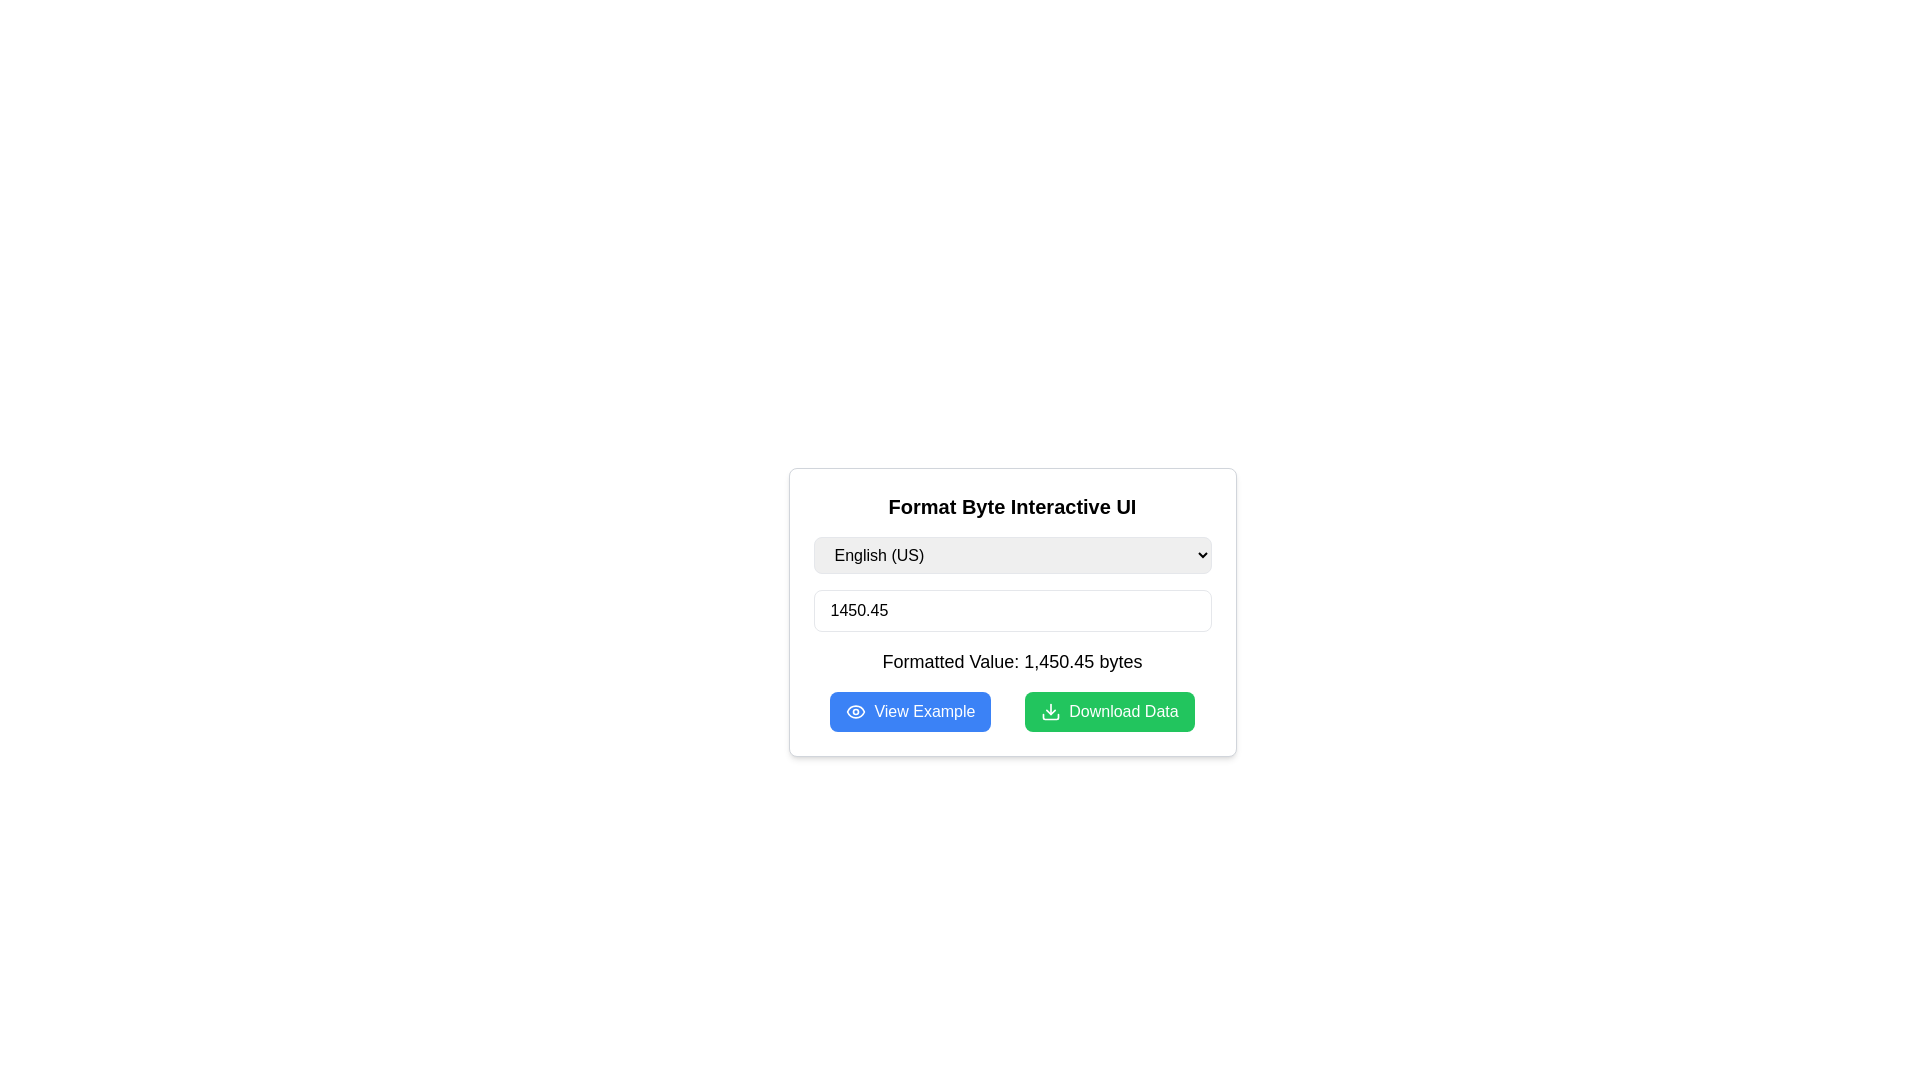 Image resolution: width=1920 pixels, height=1080 pixels. Describe the element at coordinates (1012, 555) in the screenshot. I see `an option from the language preference dropdown menu located below the 'Format Byte Interactive UI' heading` at that location.